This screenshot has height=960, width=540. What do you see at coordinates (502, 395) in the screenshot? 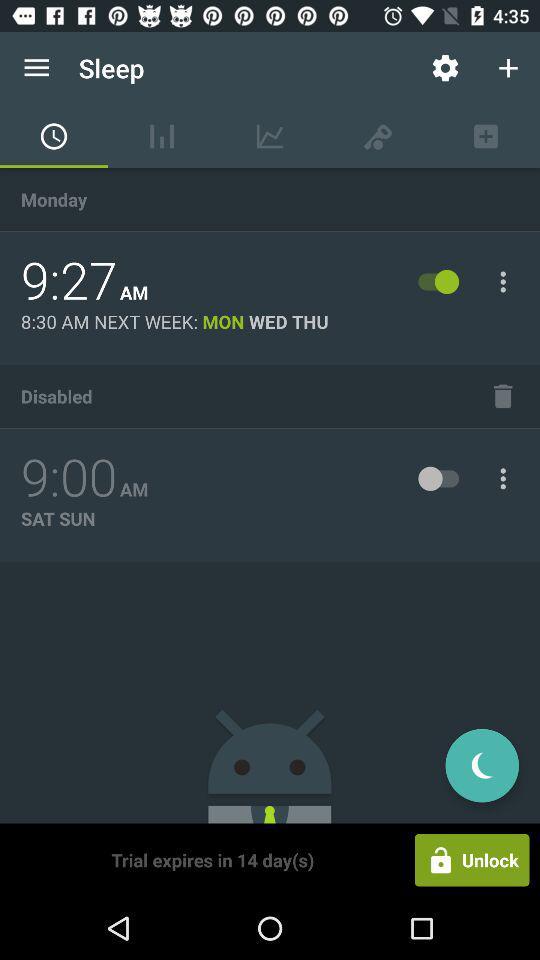
I see `bookmark` at bounding box center [502, 395].